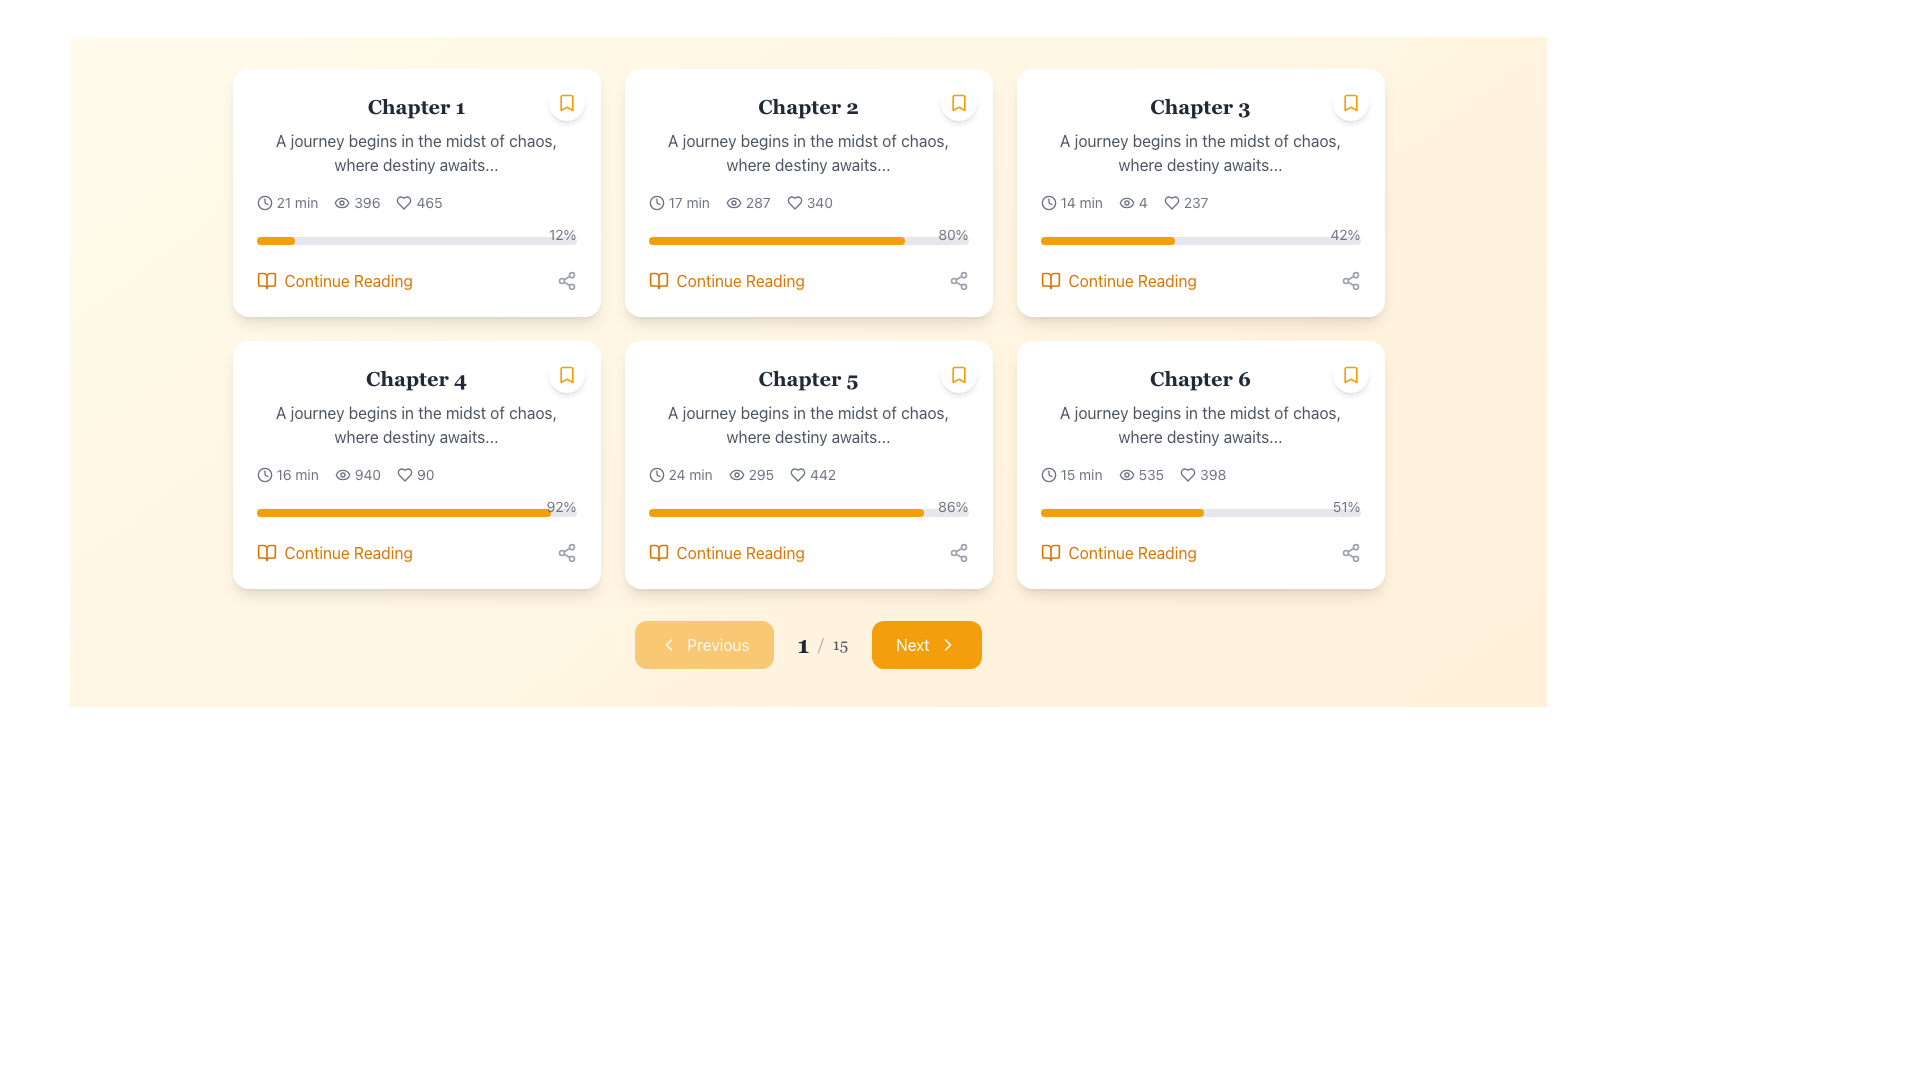 This screenshot has width=1920, height=1080. Describe the element at coordinates (809, 203) in the screenshot. I see `the heart icon adjacent to the text displaying the number of likes for 'Chapter 2', which is the third item in the horizontal list of metadata` at that location.